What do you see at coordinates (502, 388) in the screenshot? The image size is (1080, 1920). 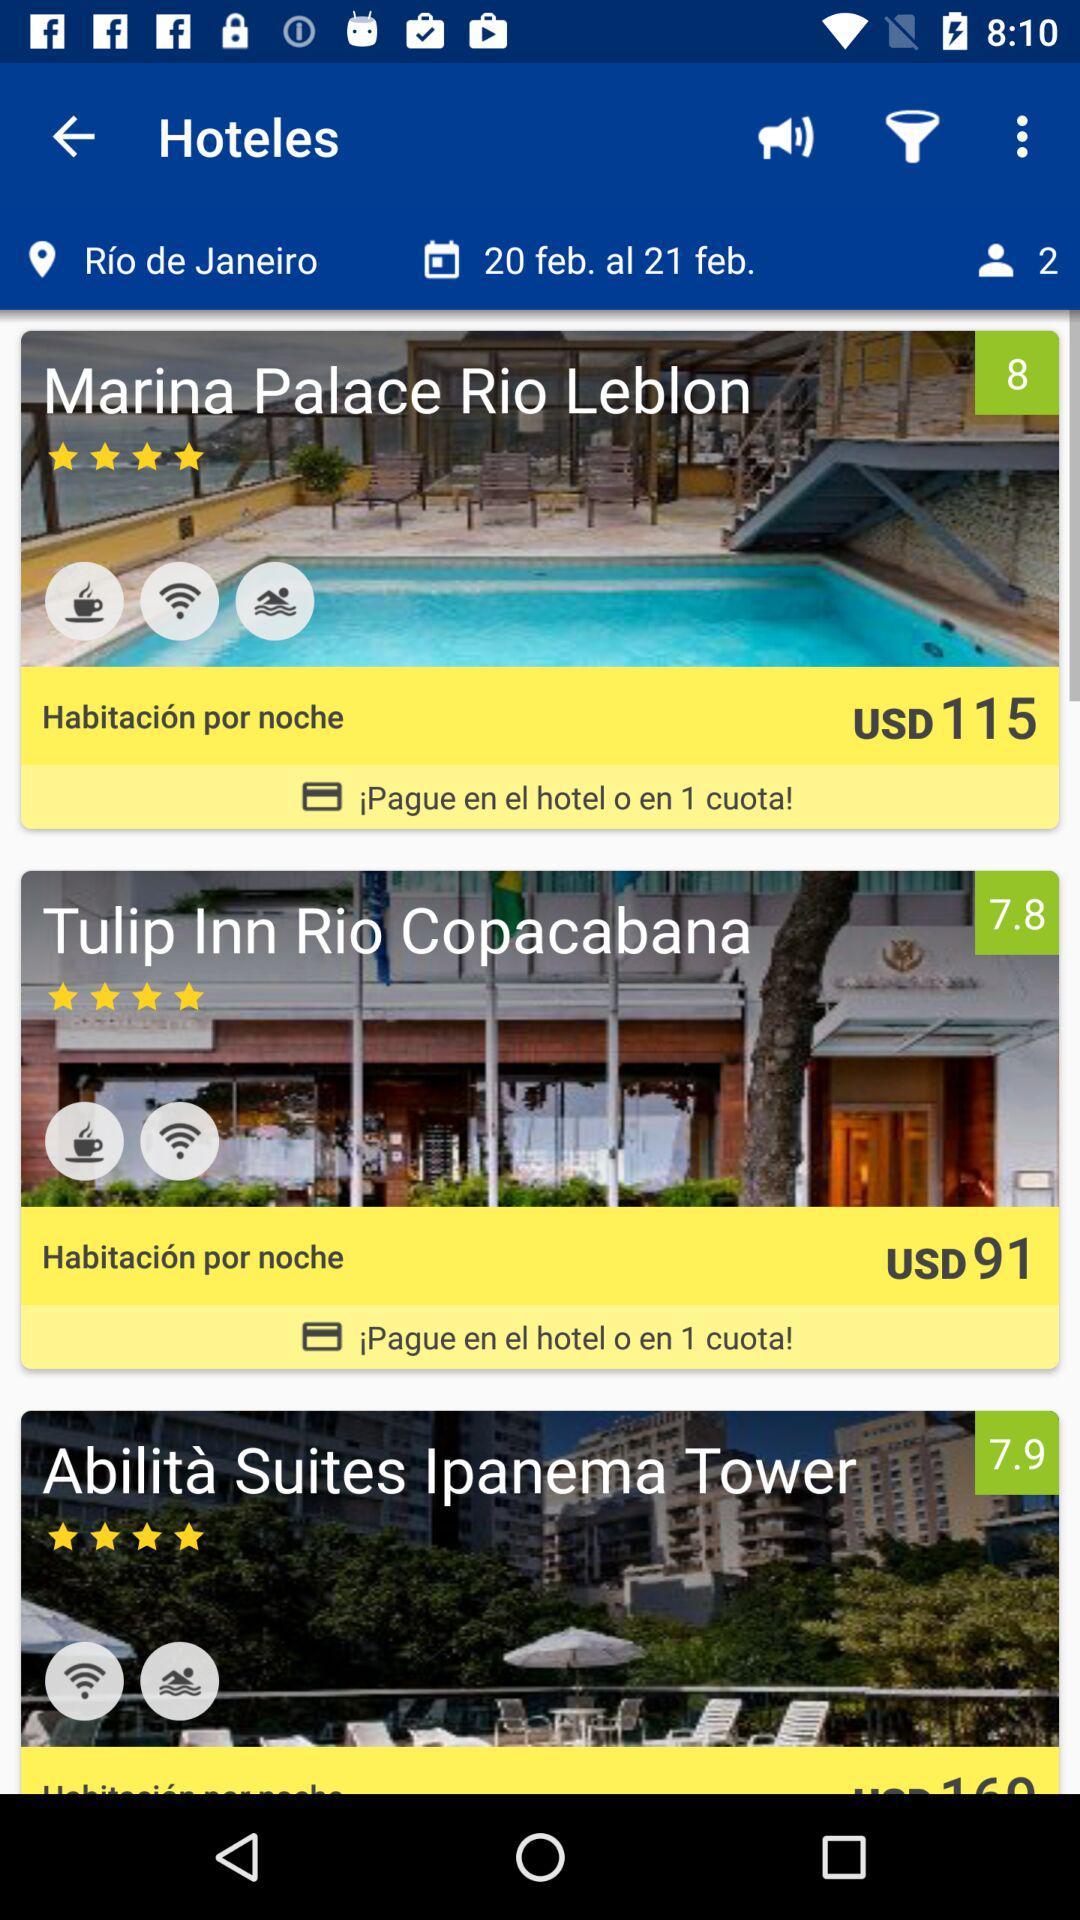 I see `marina palace rio item` at bounding box center [502, 388].